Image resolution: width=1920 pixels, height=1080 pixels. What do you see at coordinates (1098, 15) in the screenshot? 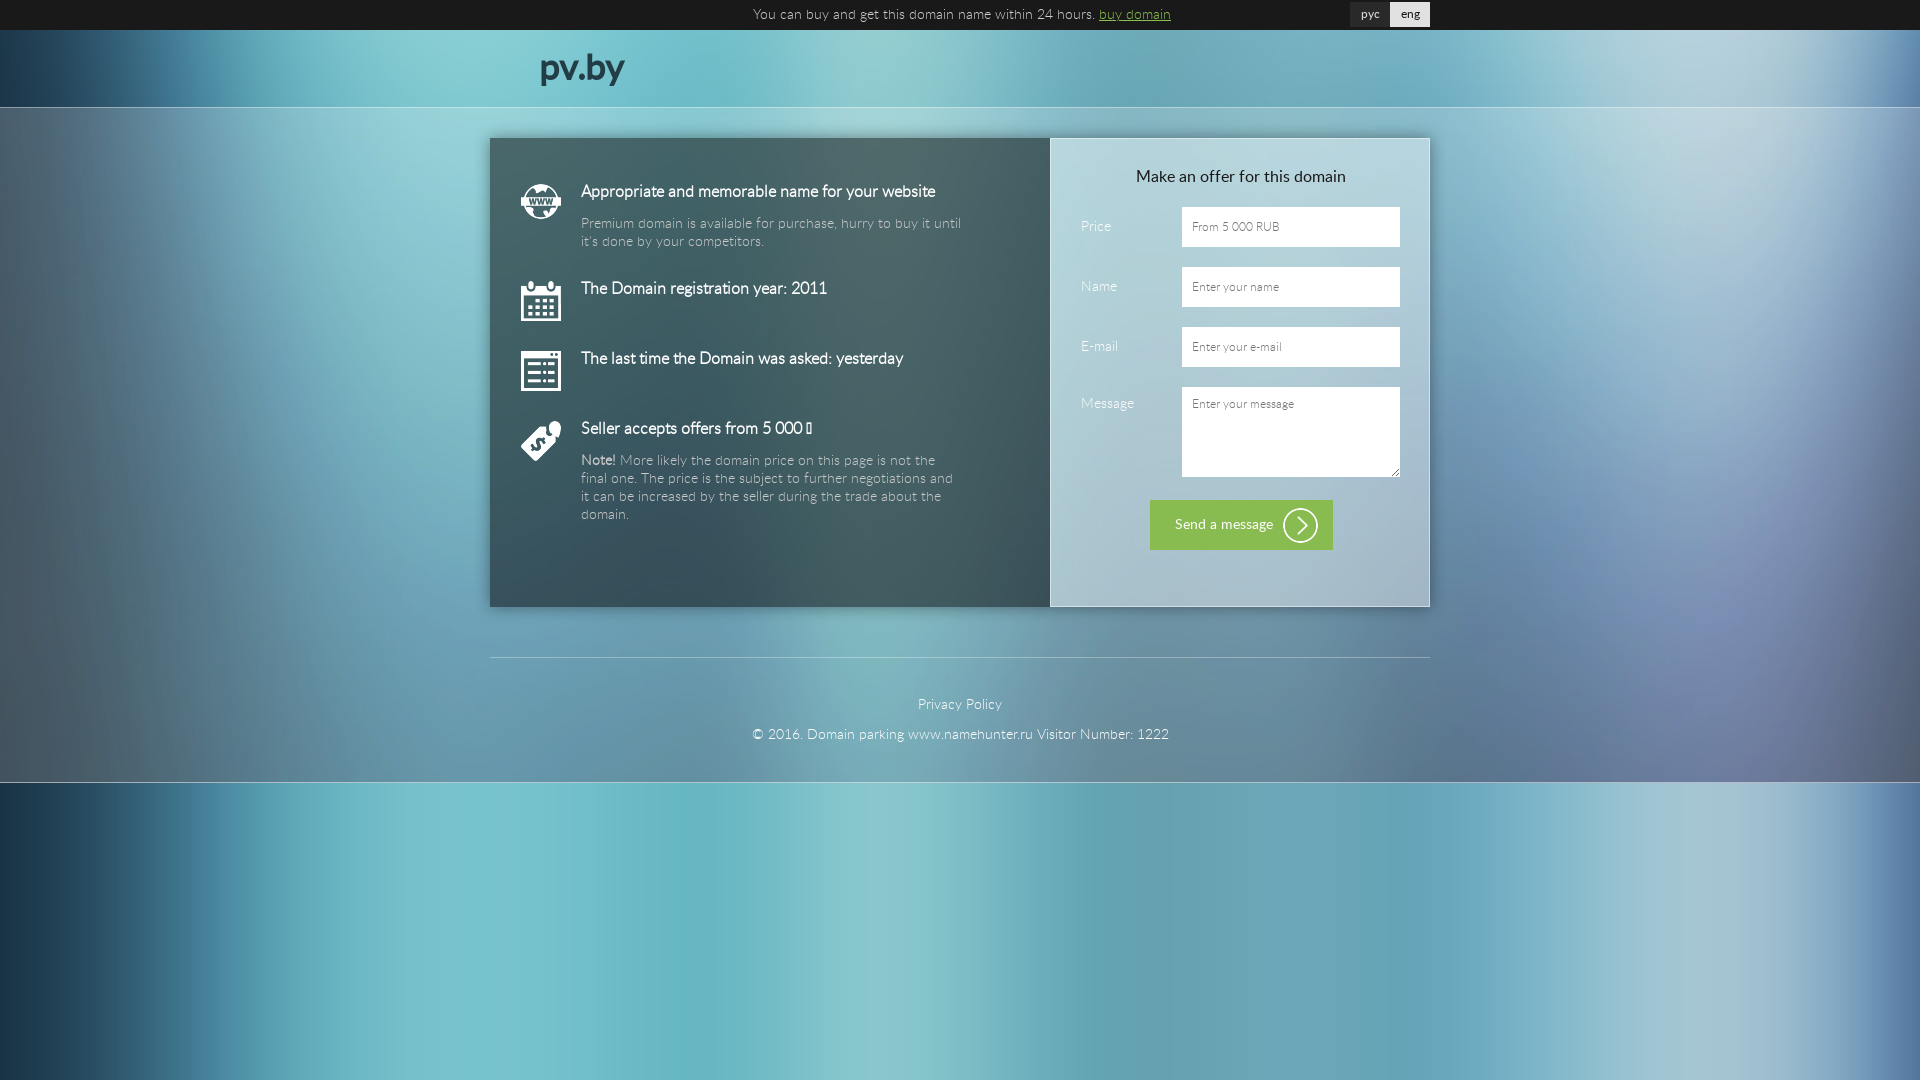
I see `'buy domain'` at bounding box center [1098, 15].